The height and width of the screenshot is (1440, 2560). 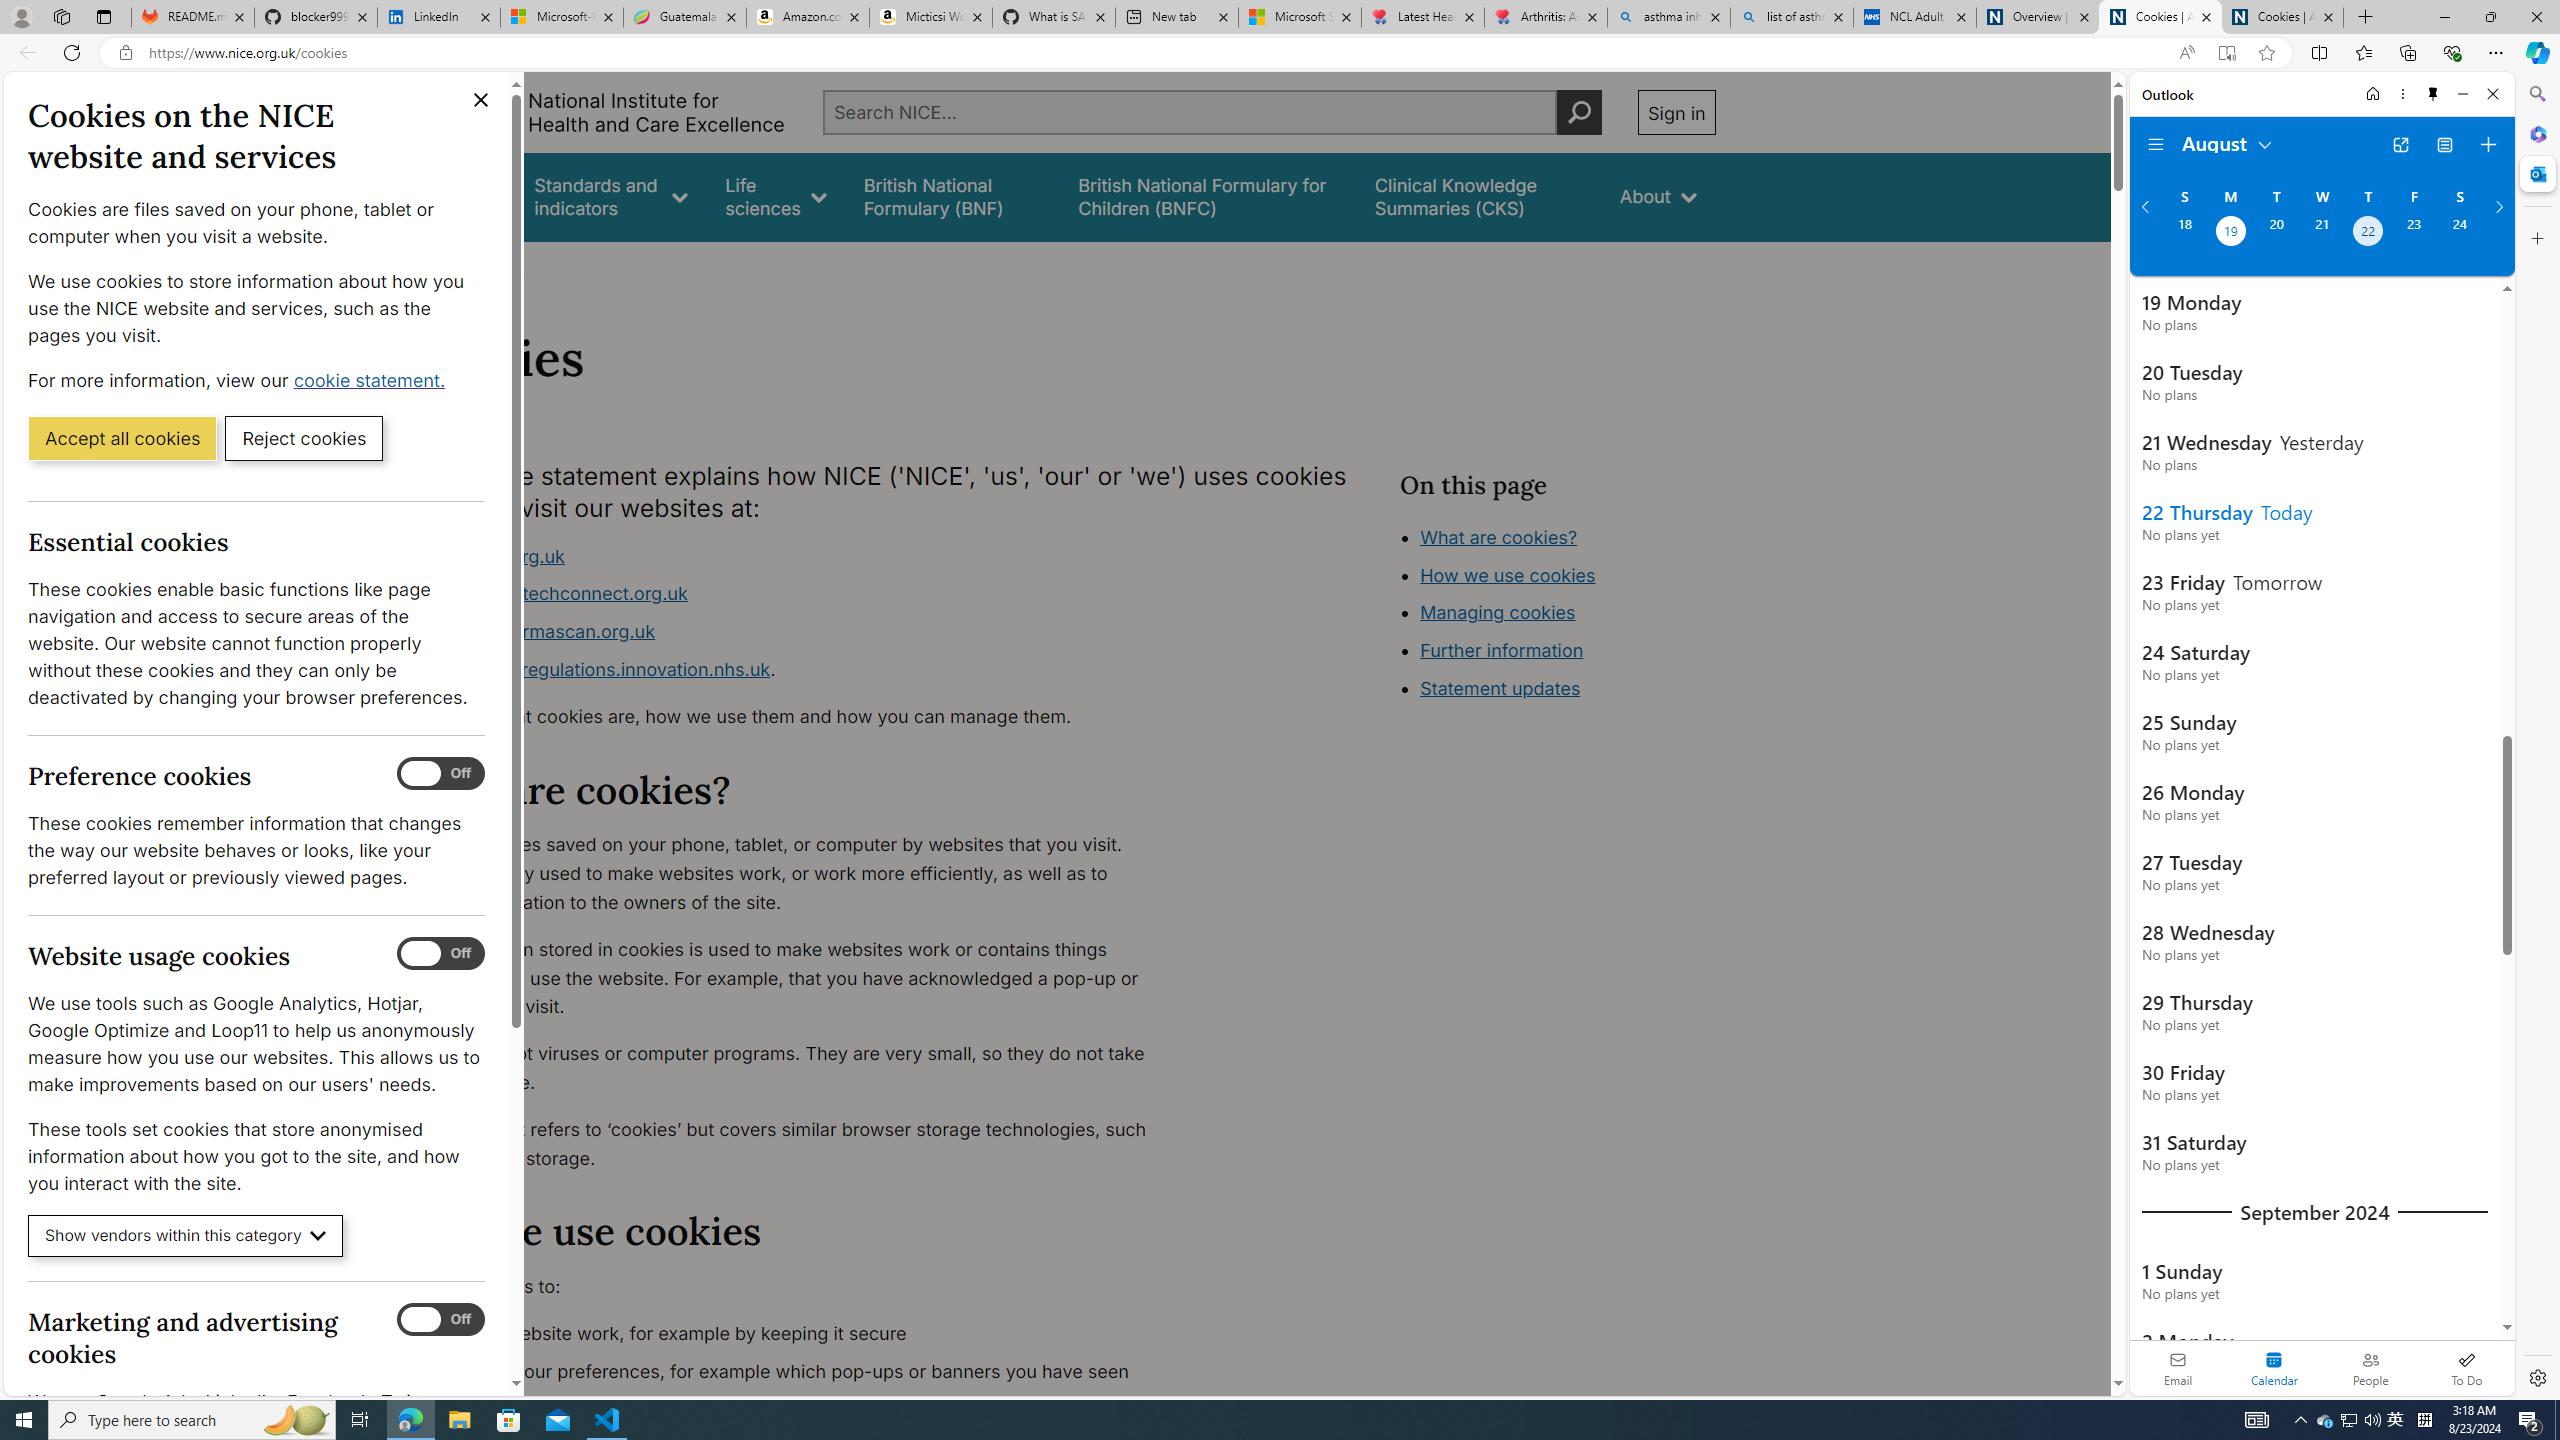 I want to click on 'Selected calendar module. Date today is 22', so click(x=2274, y=1367).